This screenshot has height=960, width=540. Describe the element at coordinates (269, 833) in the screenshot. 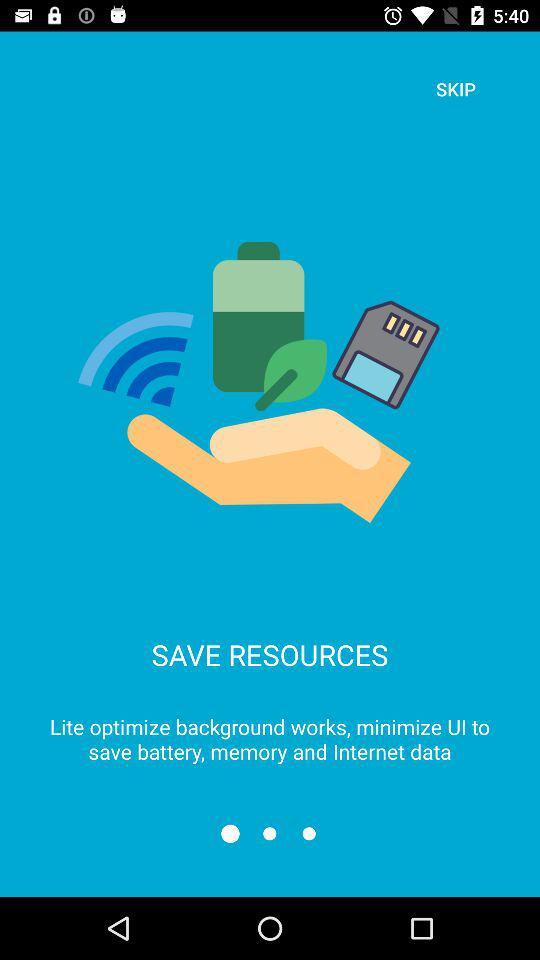

I see `its a widget used to swipe the screen to a new page` at that location.